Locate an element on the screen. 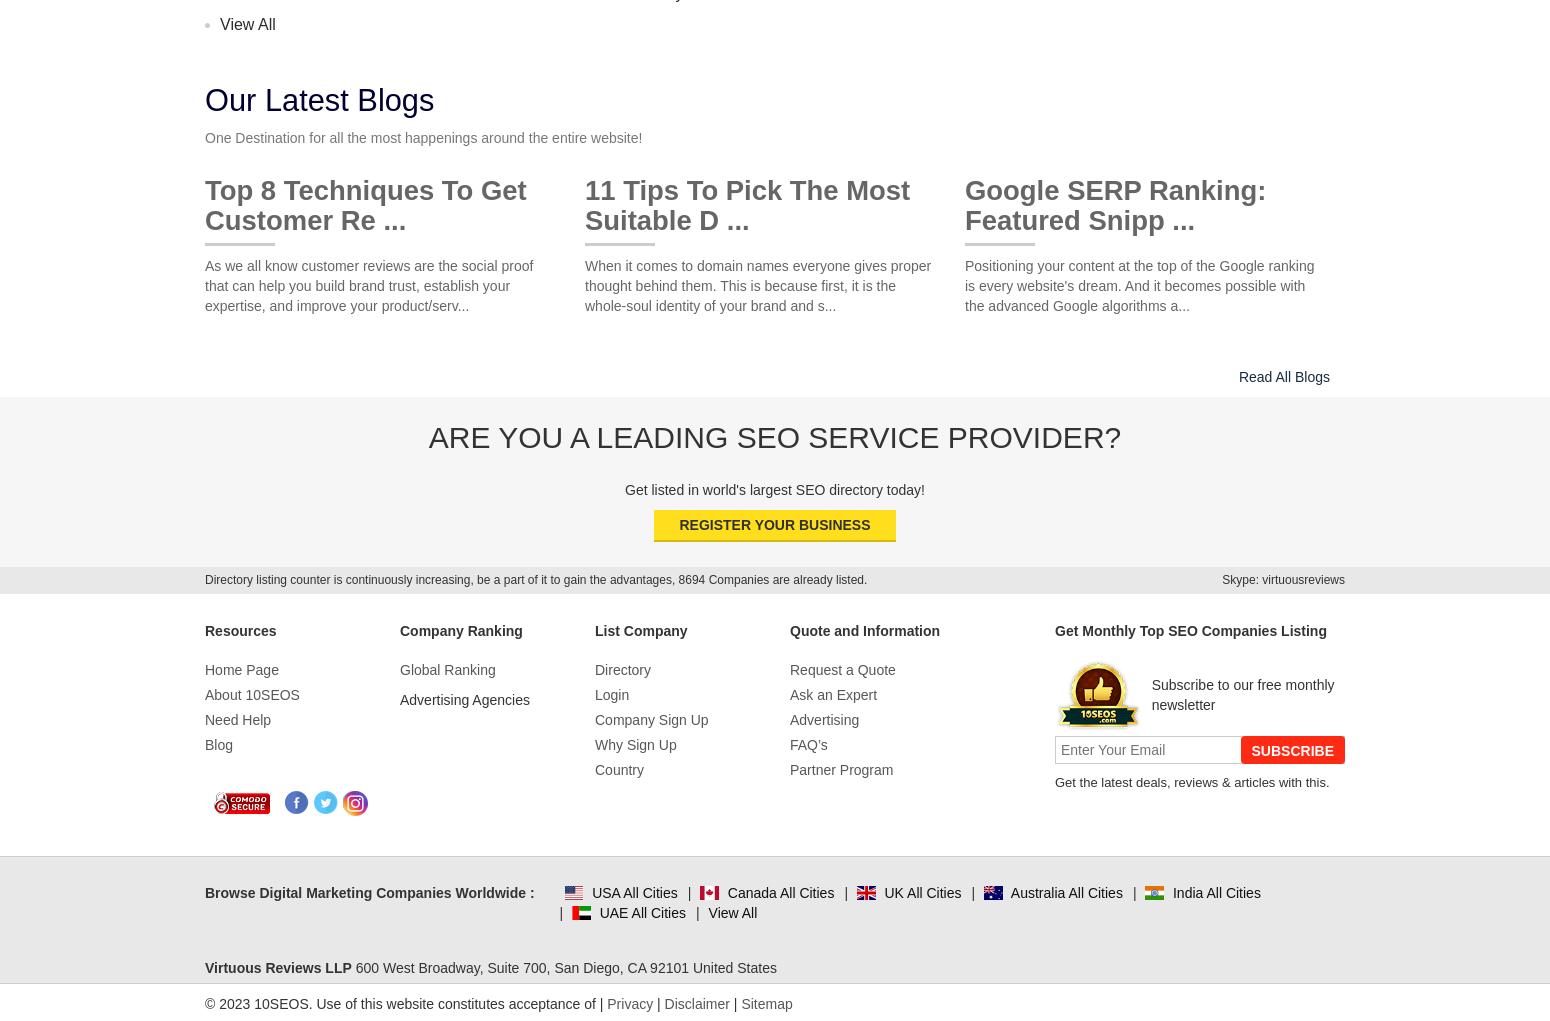 The height and width of the screenshot is (1021, 1550). 'Country' is located at coordinates (619, 769).